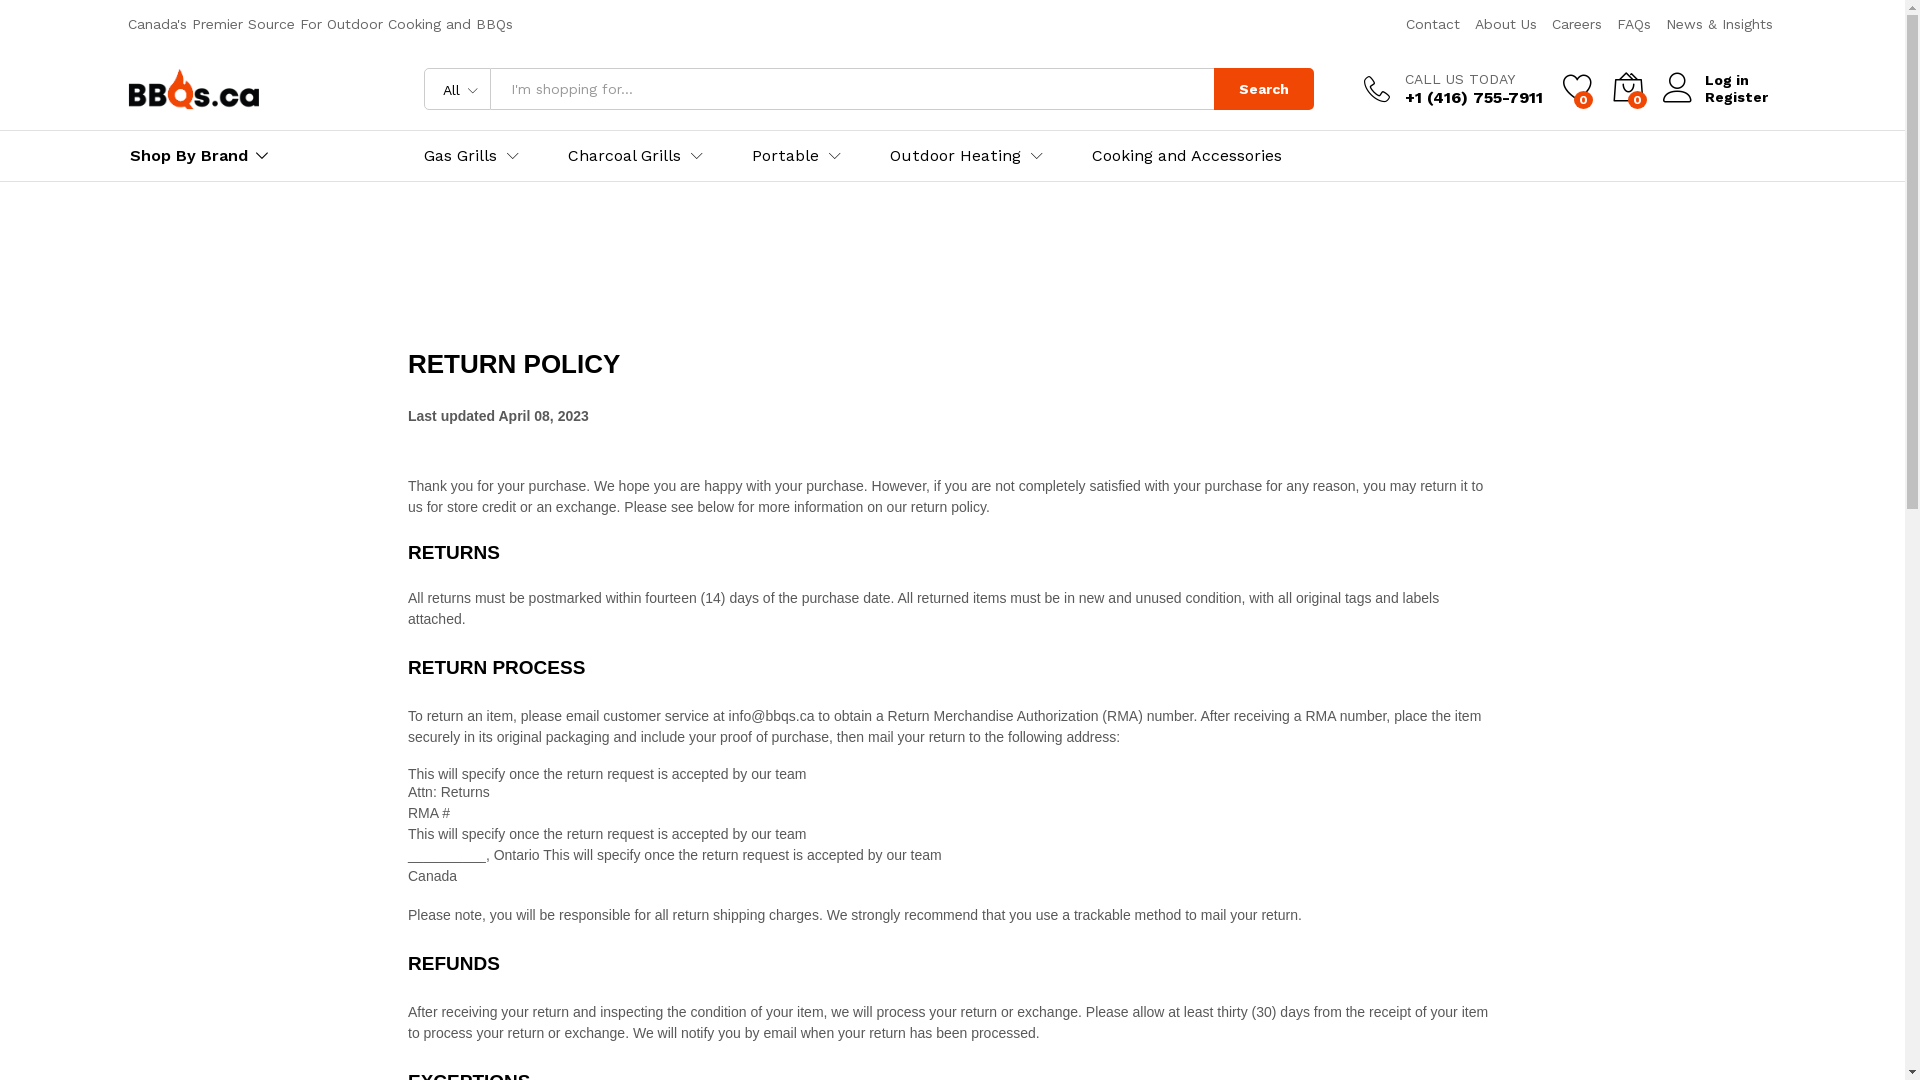 Image resolution: width=1920 pixels, height=1080 pixels. I want to click on 'Gas Grills', so click(459, 154).